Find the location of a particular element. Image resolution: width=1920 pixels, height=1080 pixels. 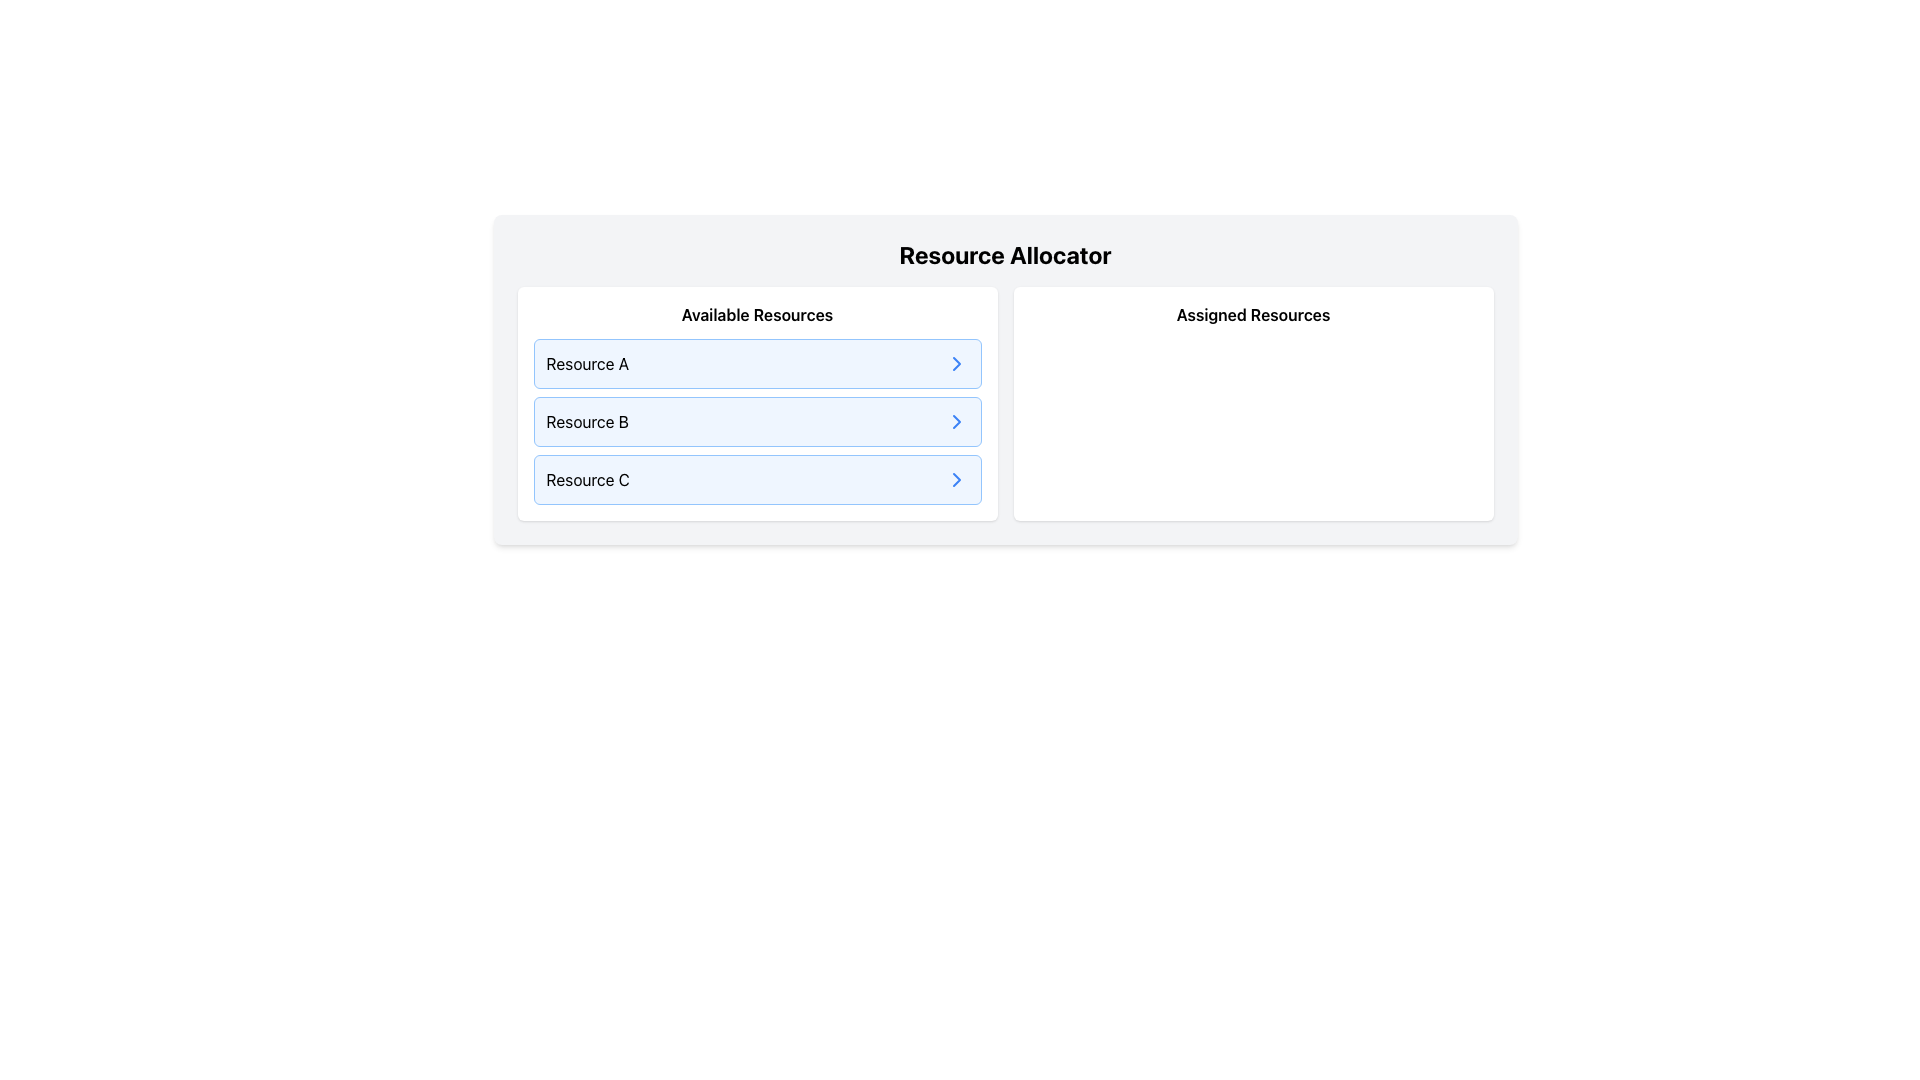

the chevron icon located in the second row labeled 'Resource B' in the 'Available Resources' section is located at coordinates (955, 420).